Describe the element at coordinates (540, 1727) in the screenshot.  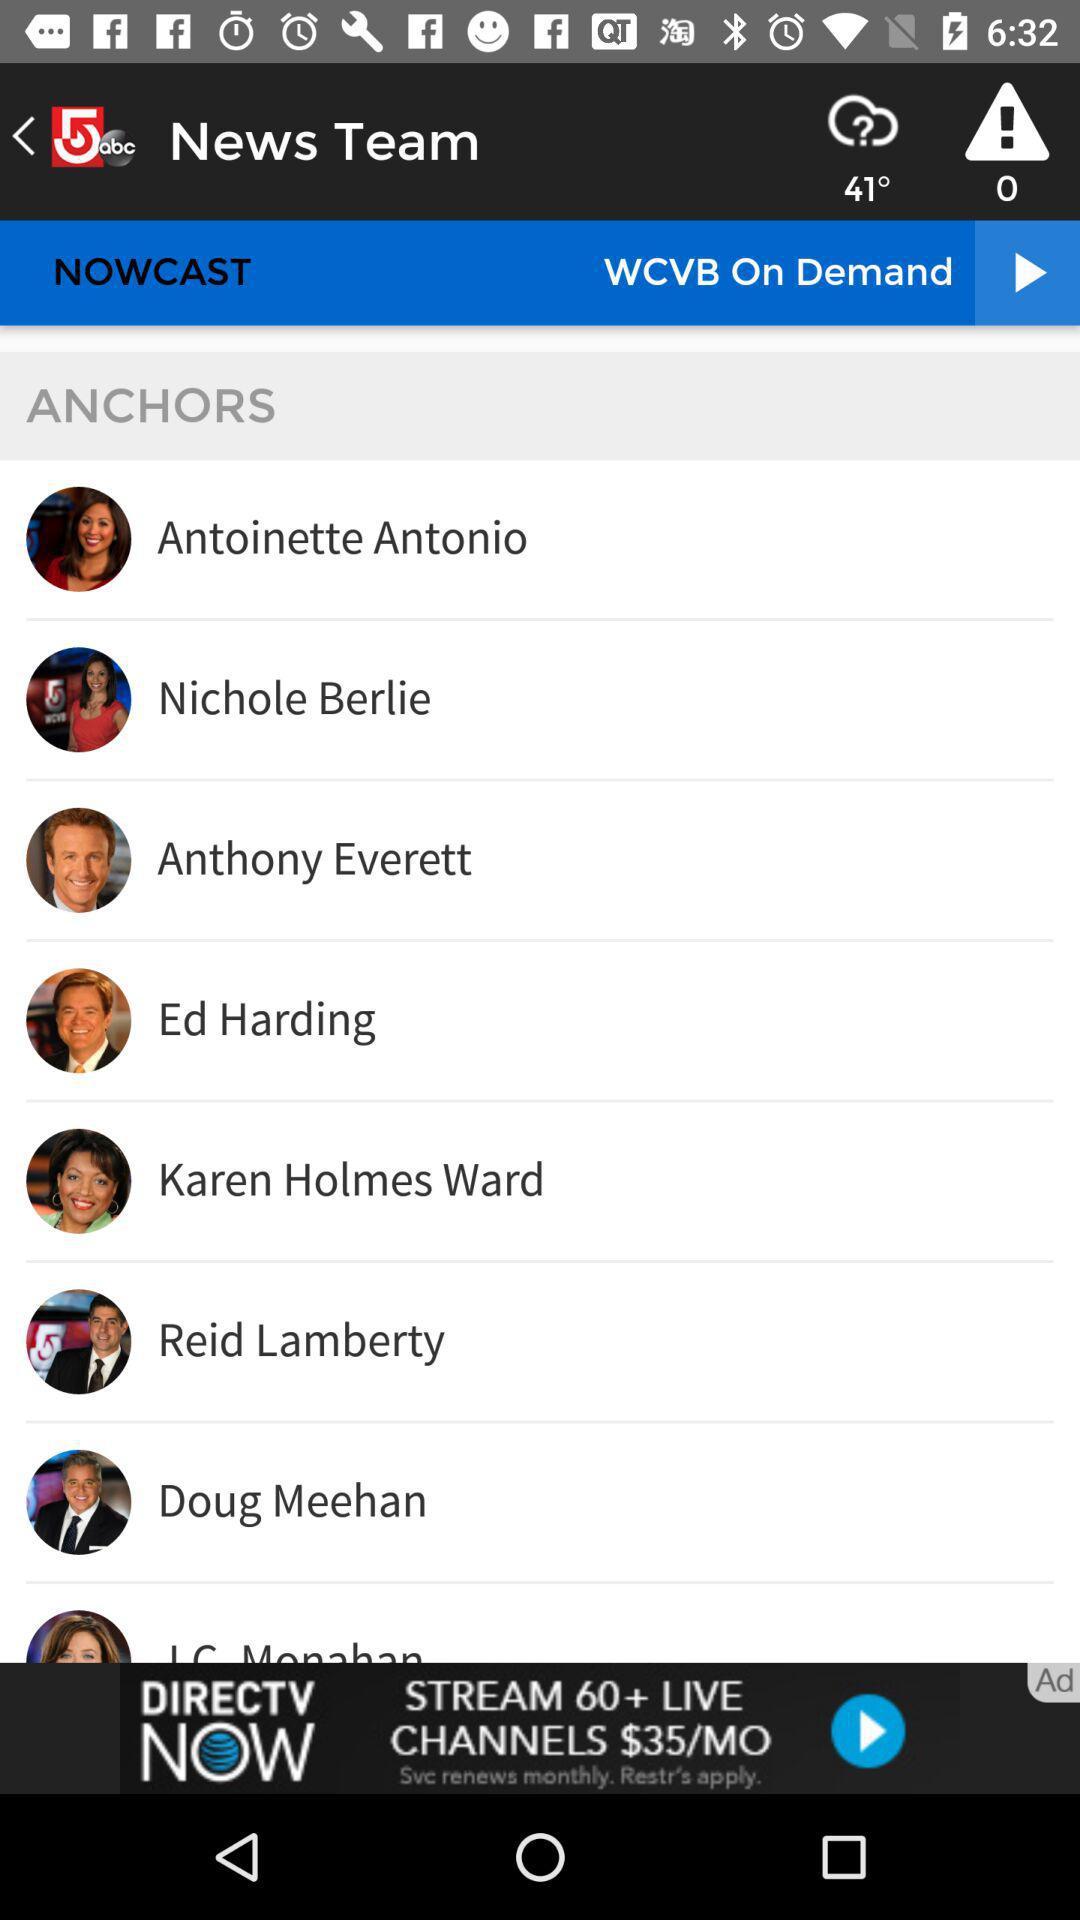
I see `adding advertisement` at that location.